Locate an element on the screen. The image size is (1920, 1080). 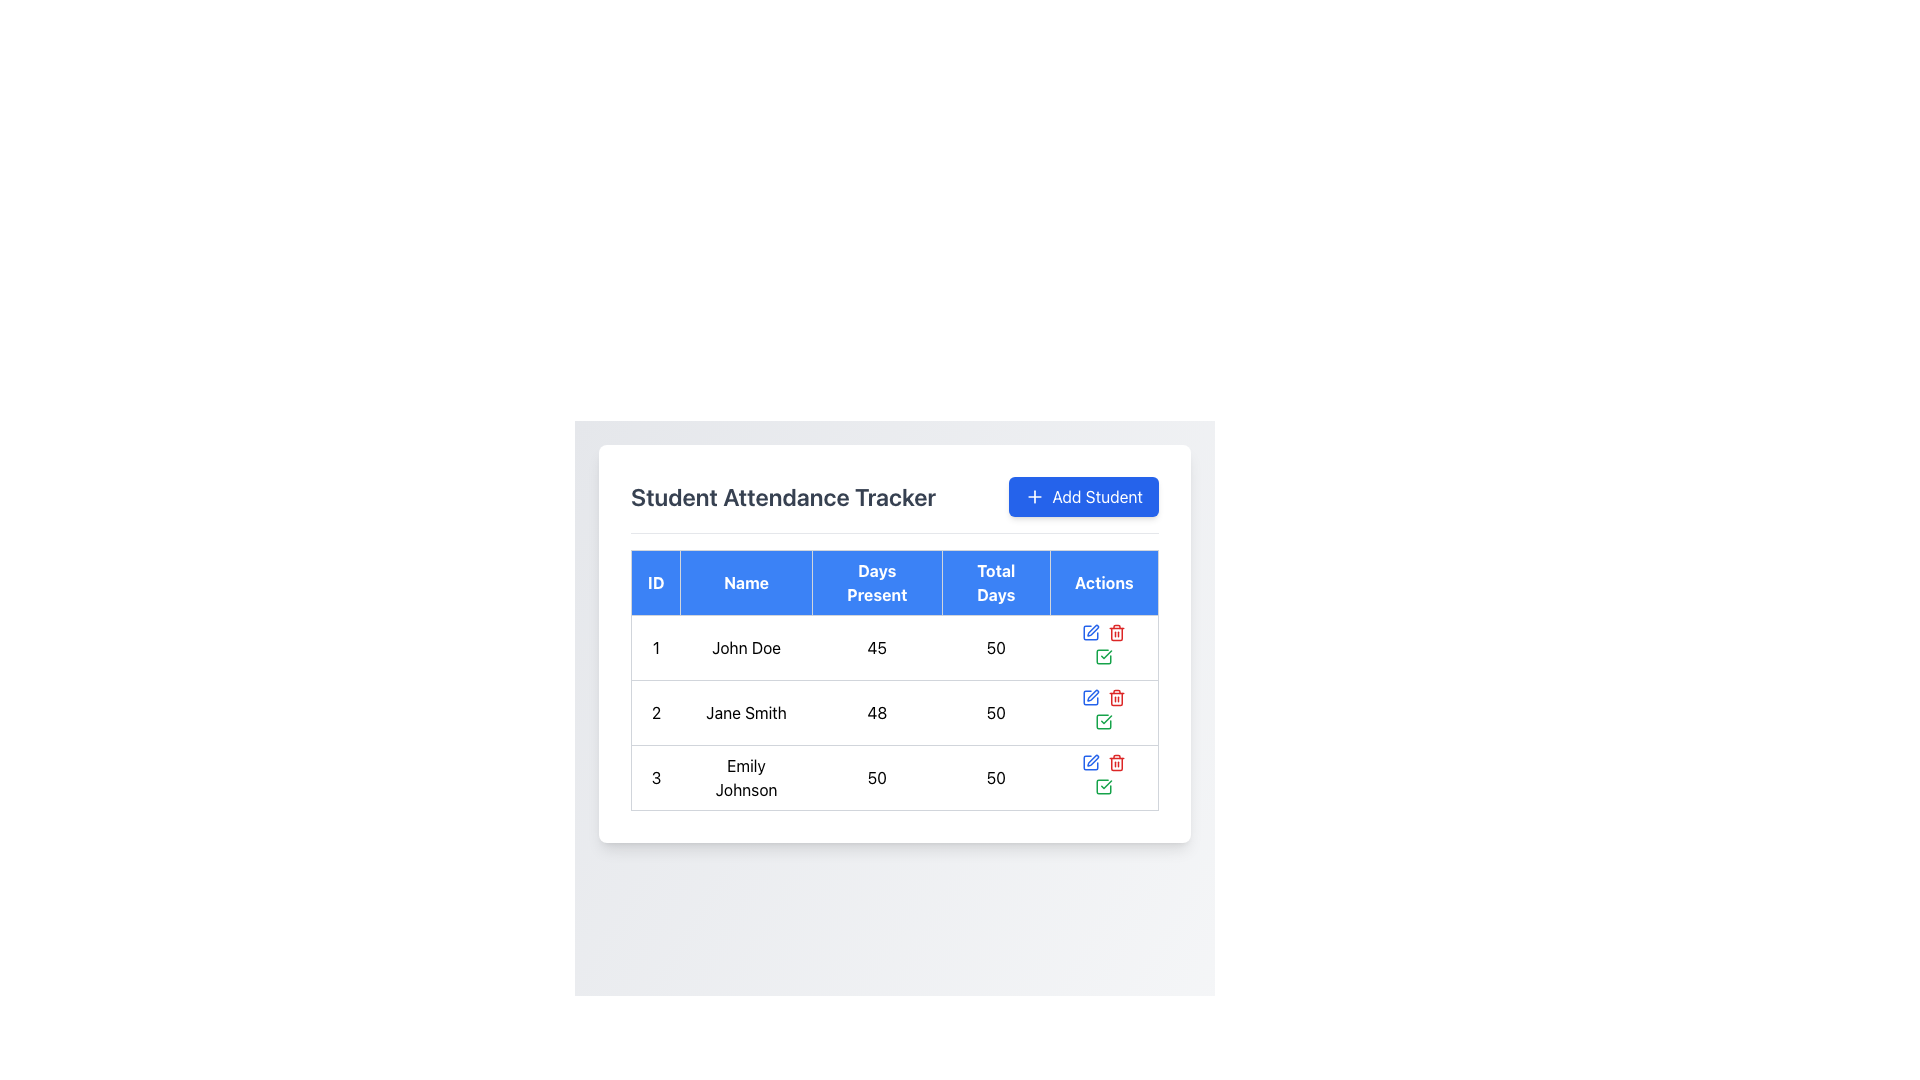
the text label displaying the number '3' in the ID column of the third row, adjacent to 'Emily Johnson' is located at coordinates (656, 777).